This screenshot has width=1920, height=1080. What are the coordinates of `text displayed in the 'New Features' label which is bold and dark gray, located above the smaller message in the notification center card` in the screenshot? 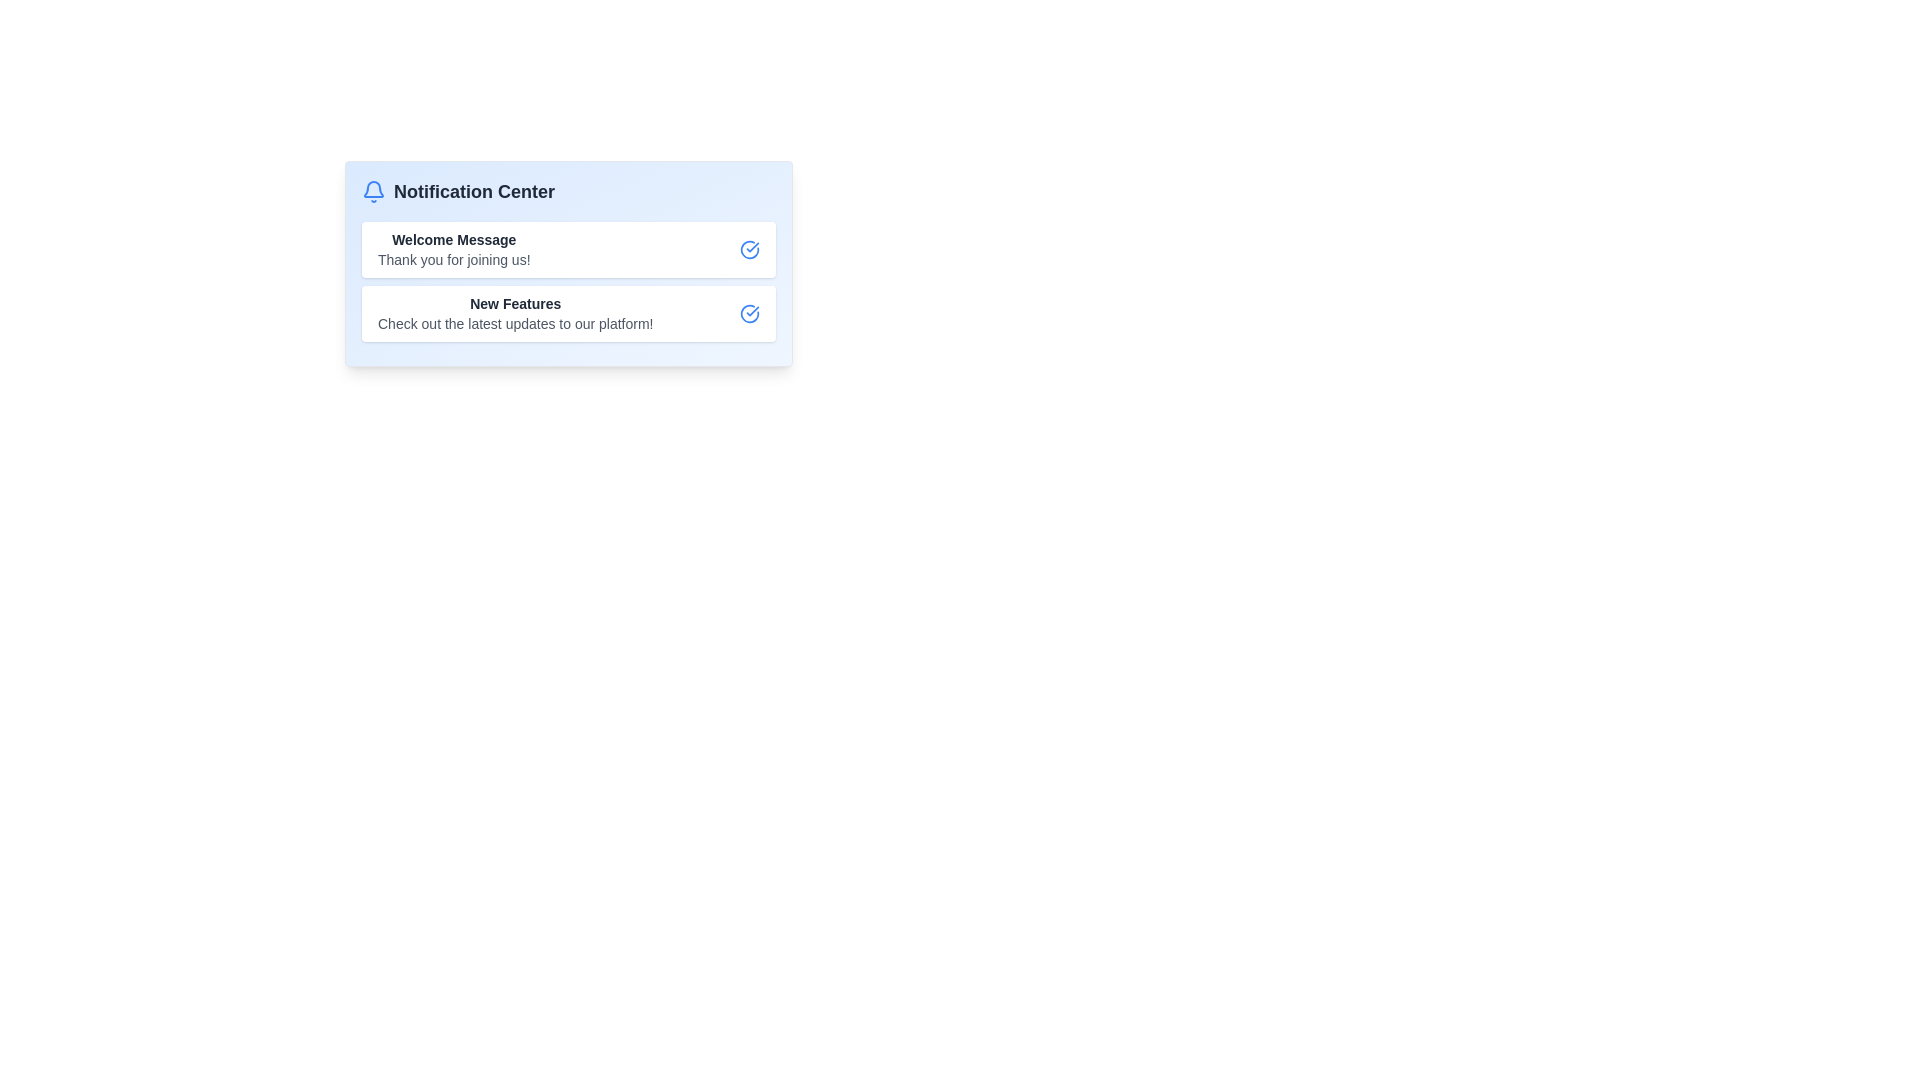 It's located at (515, 304).